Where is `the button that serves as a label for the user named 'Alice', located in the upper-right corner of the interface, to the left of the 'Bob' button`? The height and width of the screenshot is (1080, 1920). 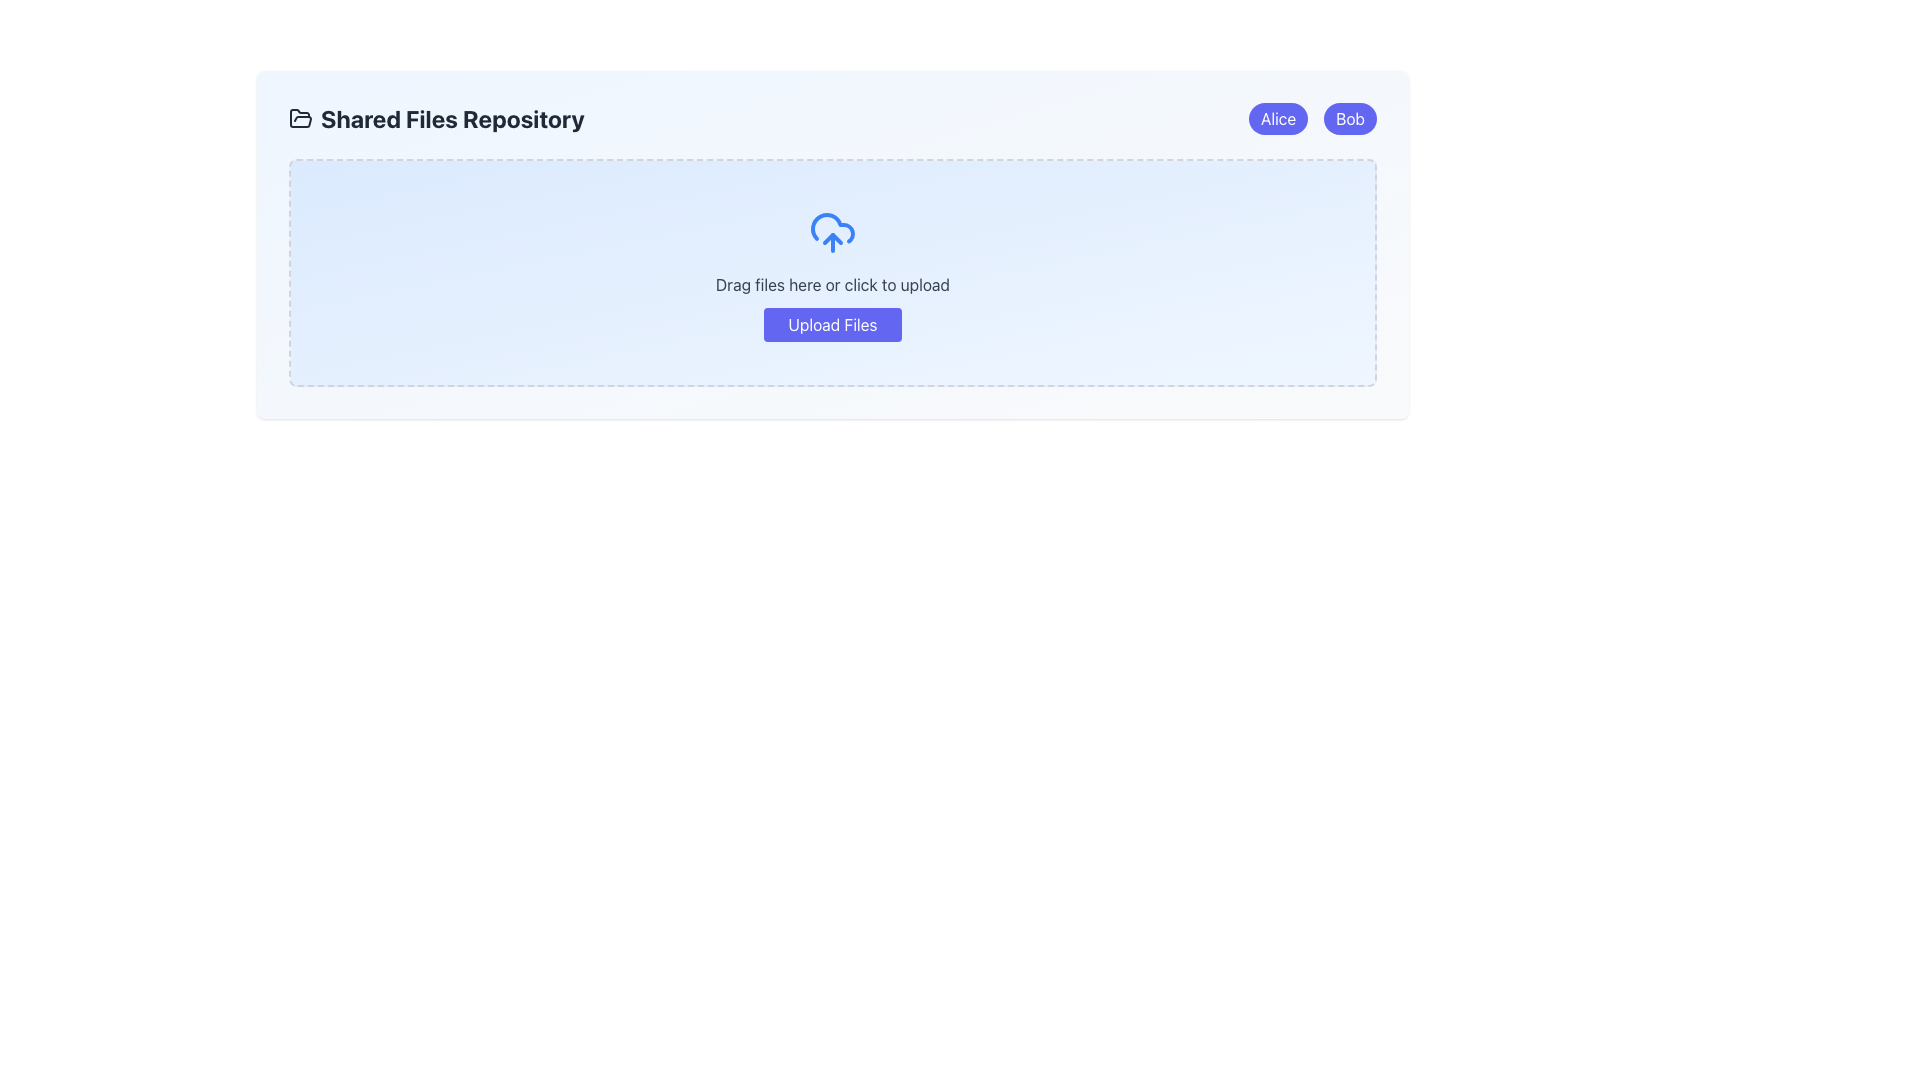 the button that serves as a label for the user named 'Alice', located in the upper-right corner of the interface, to the left of the 'Bob' button is located at coordinates (1276, 119).